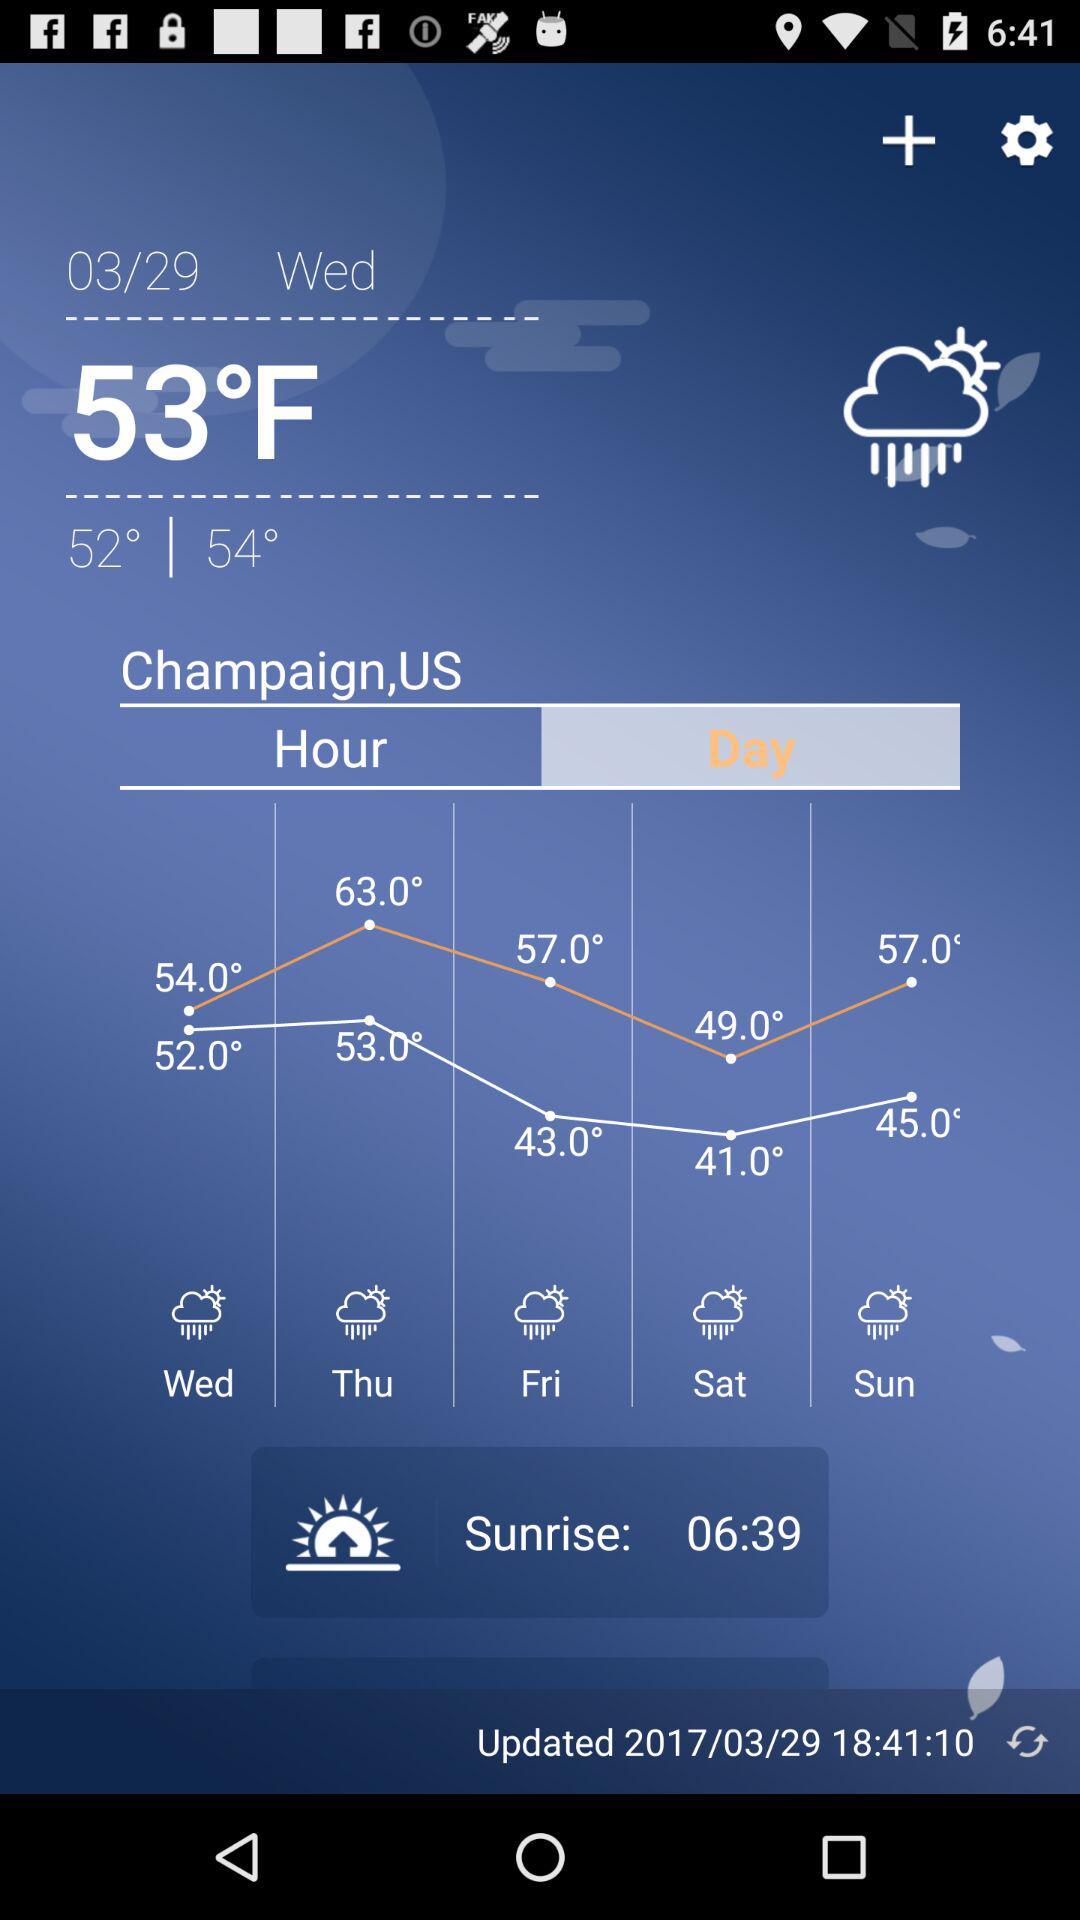 The width and height of the screenshot is (1080, 1920). What do you see at coordinates (1027, 1740) in the screenshot?
I see `the icon to the right of updated 2017 03` at bounding box center [1027, 1740].